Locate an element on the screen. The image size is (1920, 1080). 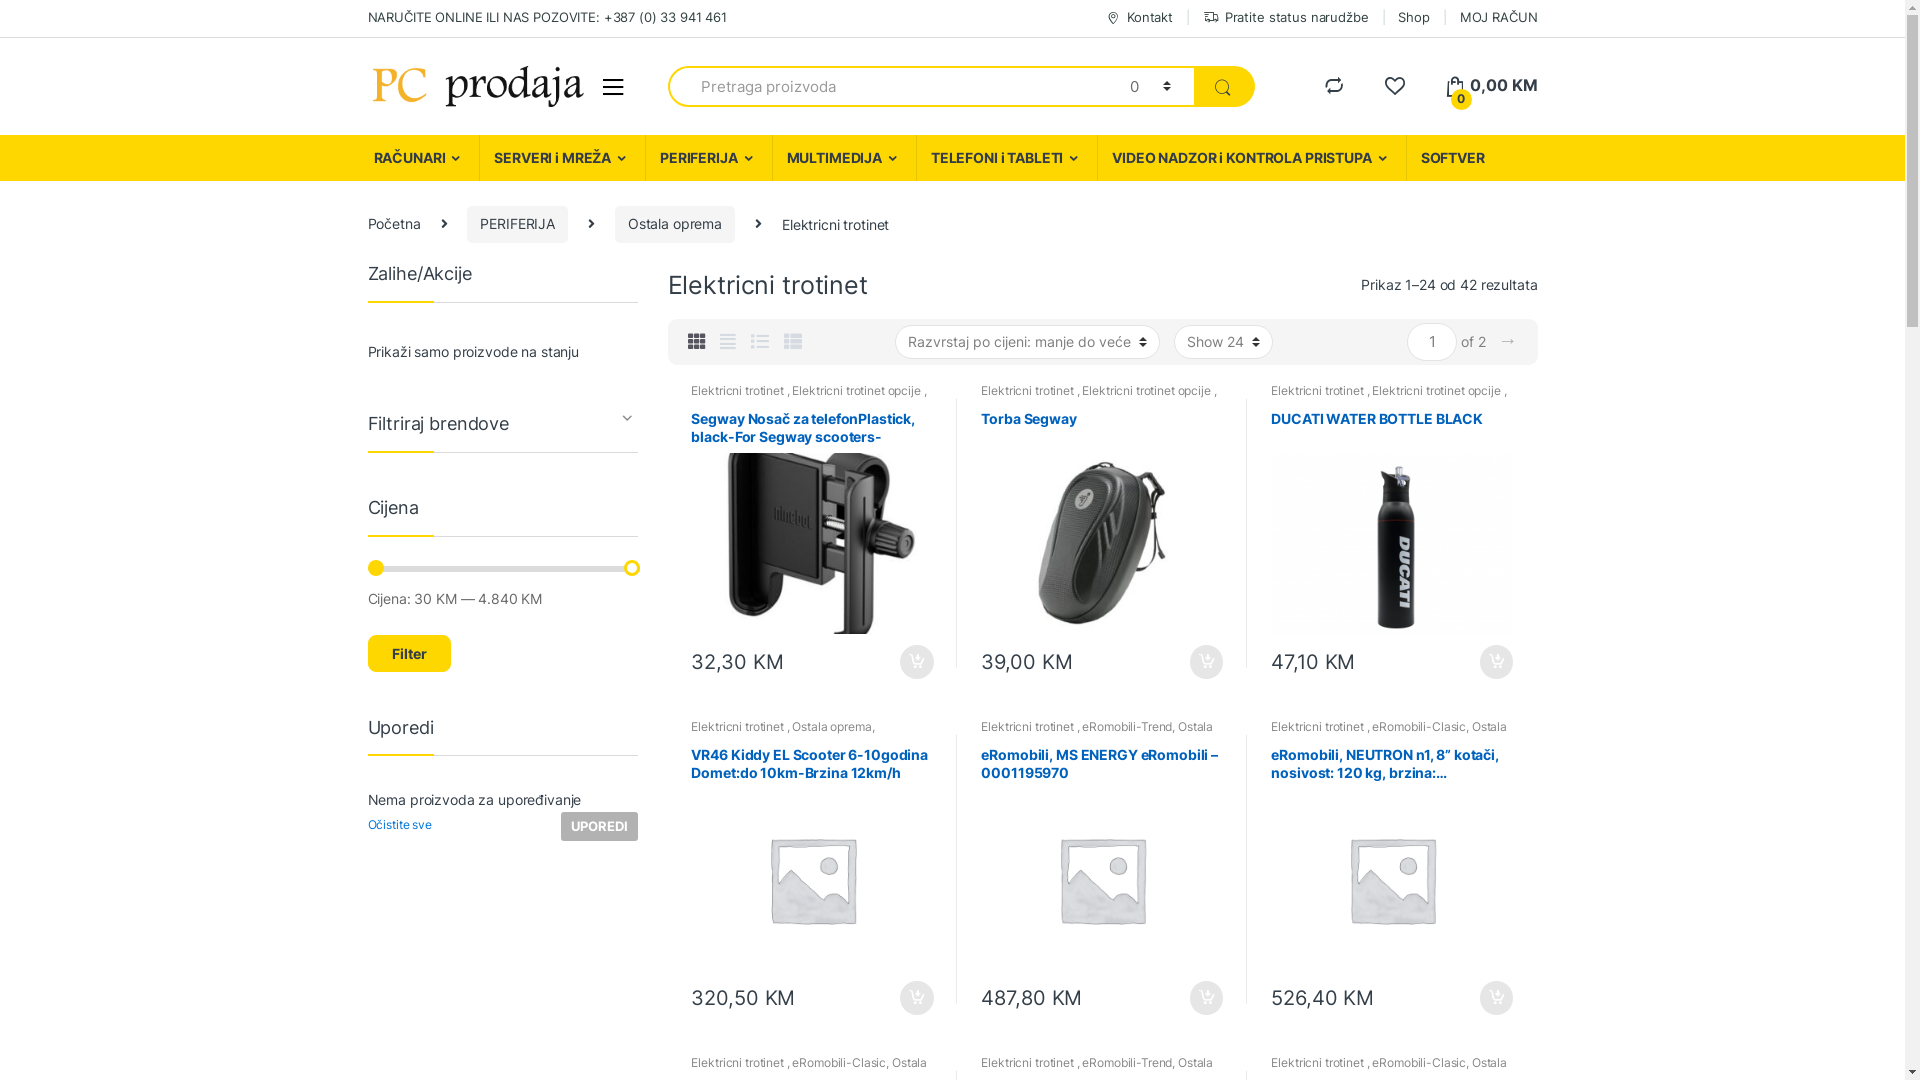
'List View Small' is located at coordinates (791, 341).